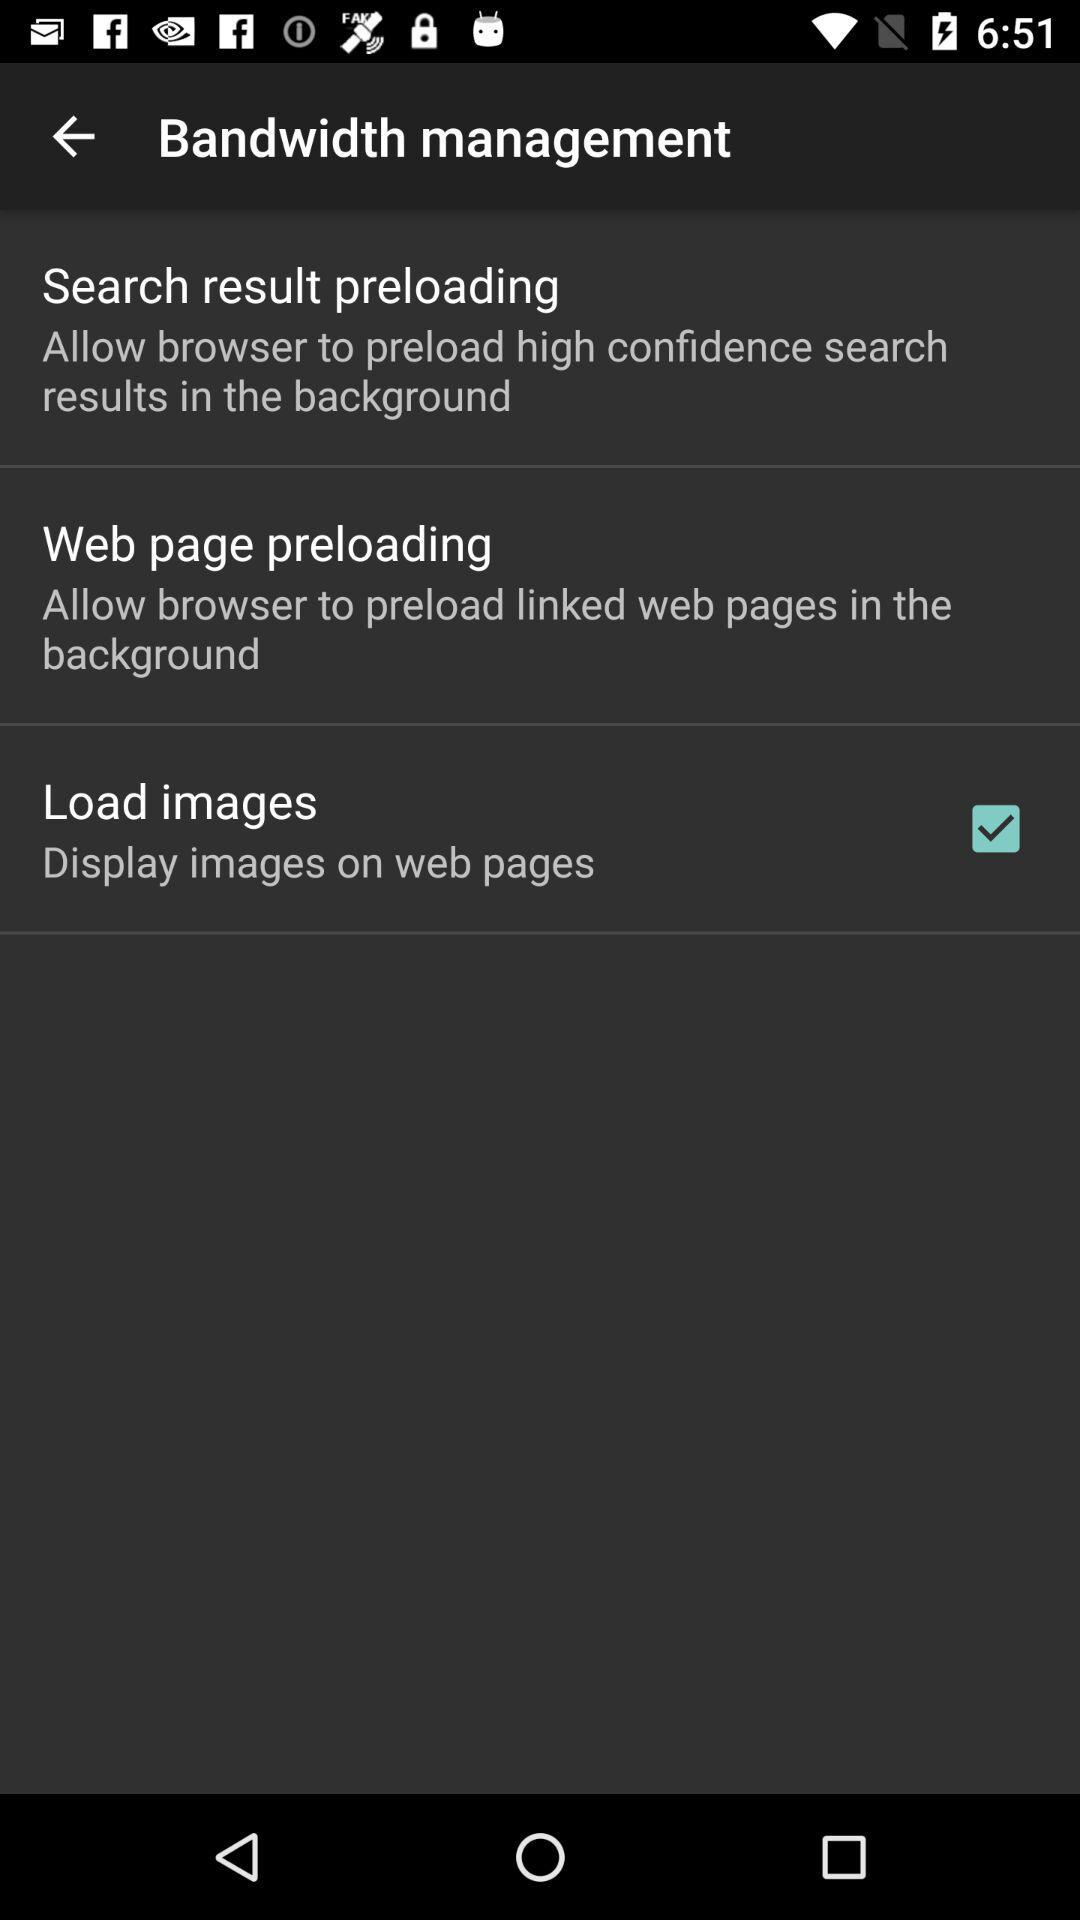 This screenshot has width=1080, height=1920. Describe the element at coordinates (317, 860) in the screenshot. I see `icon below the load images` at that location.